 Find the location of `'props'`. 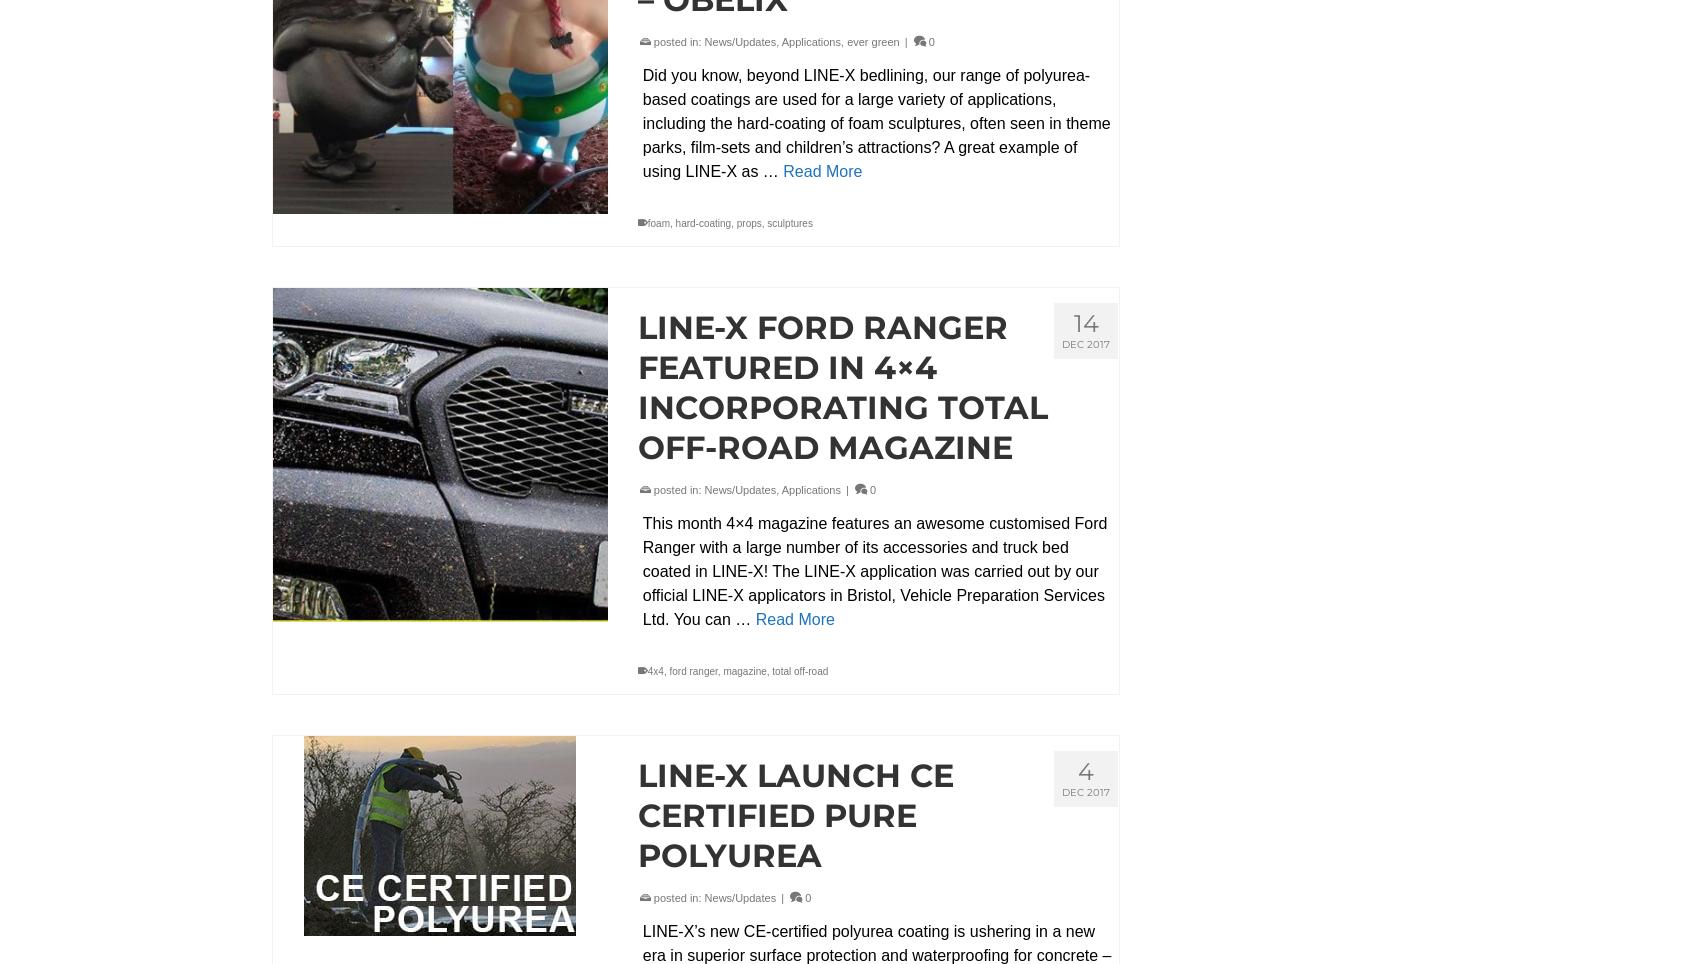

'props' is located at coordinates (748, 222).